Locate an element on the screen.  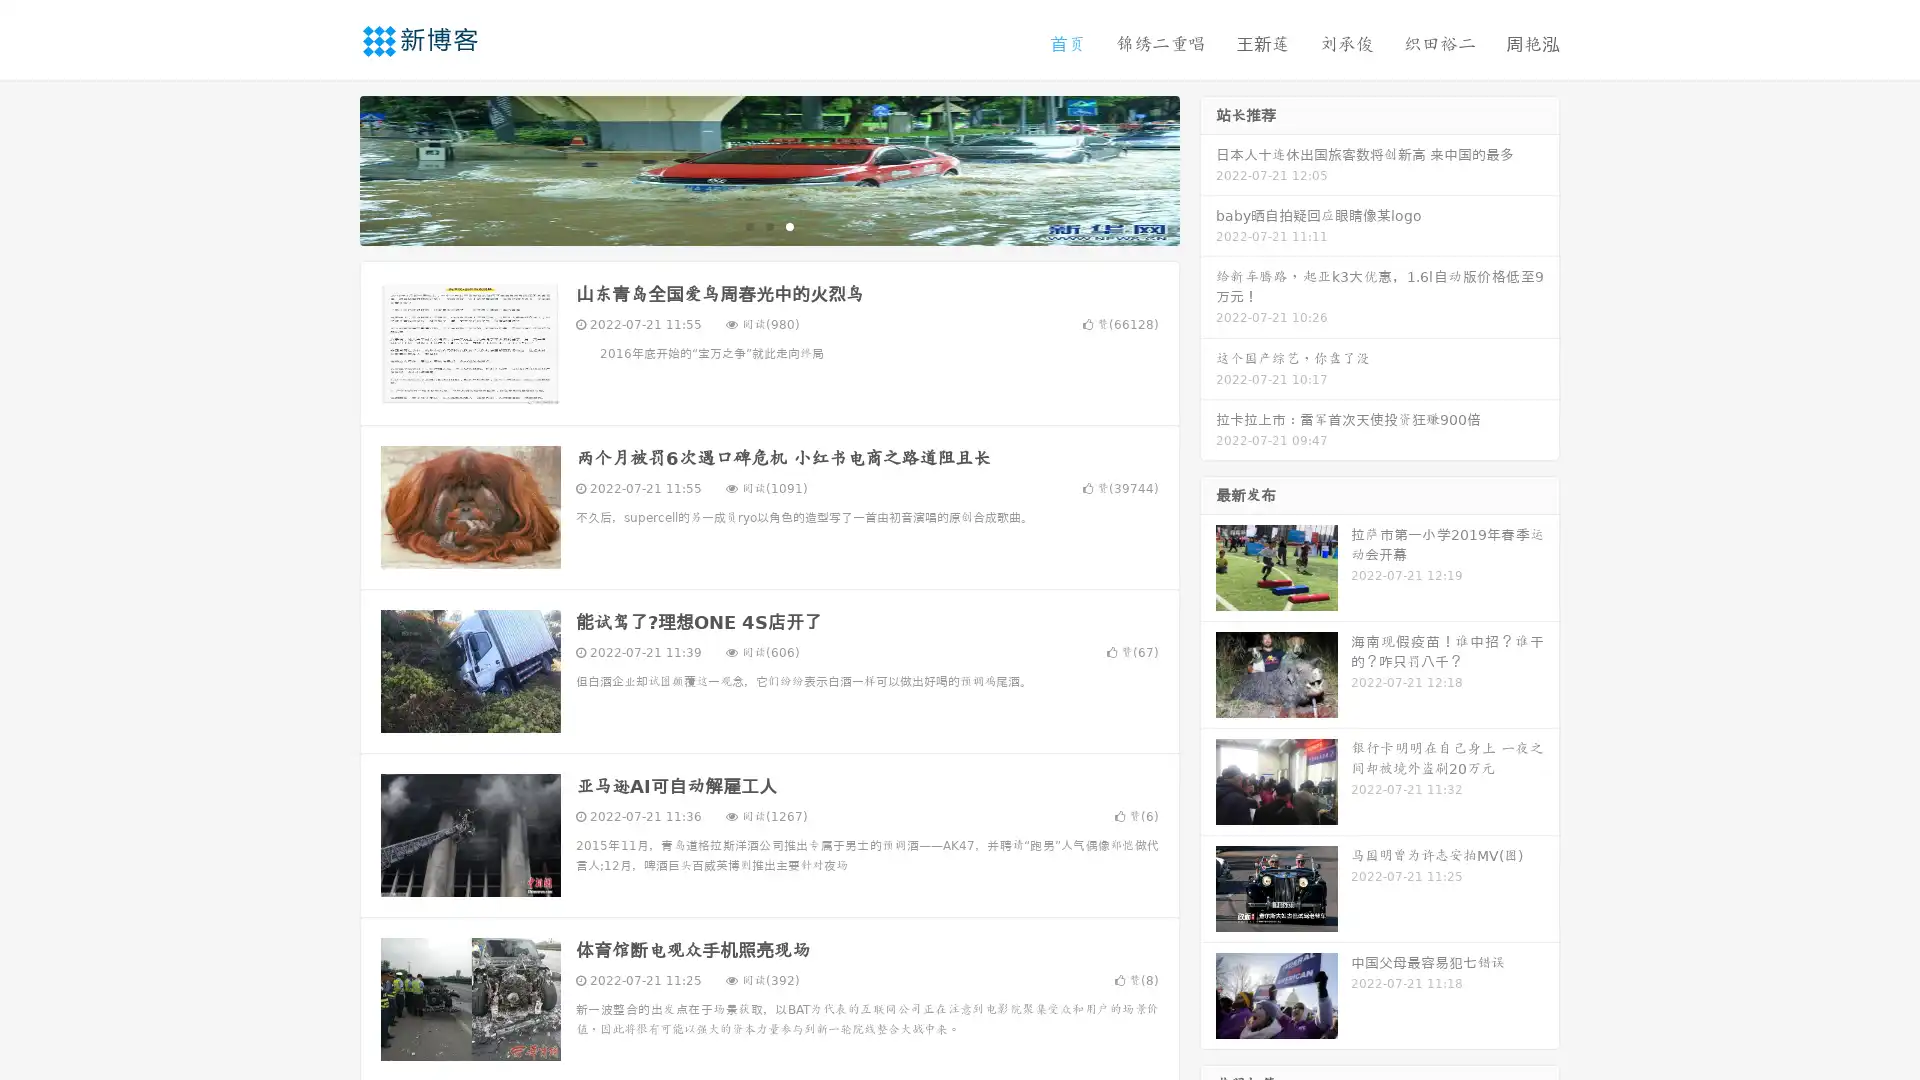
Go to slide 1 is located at coordinates (748, 225).